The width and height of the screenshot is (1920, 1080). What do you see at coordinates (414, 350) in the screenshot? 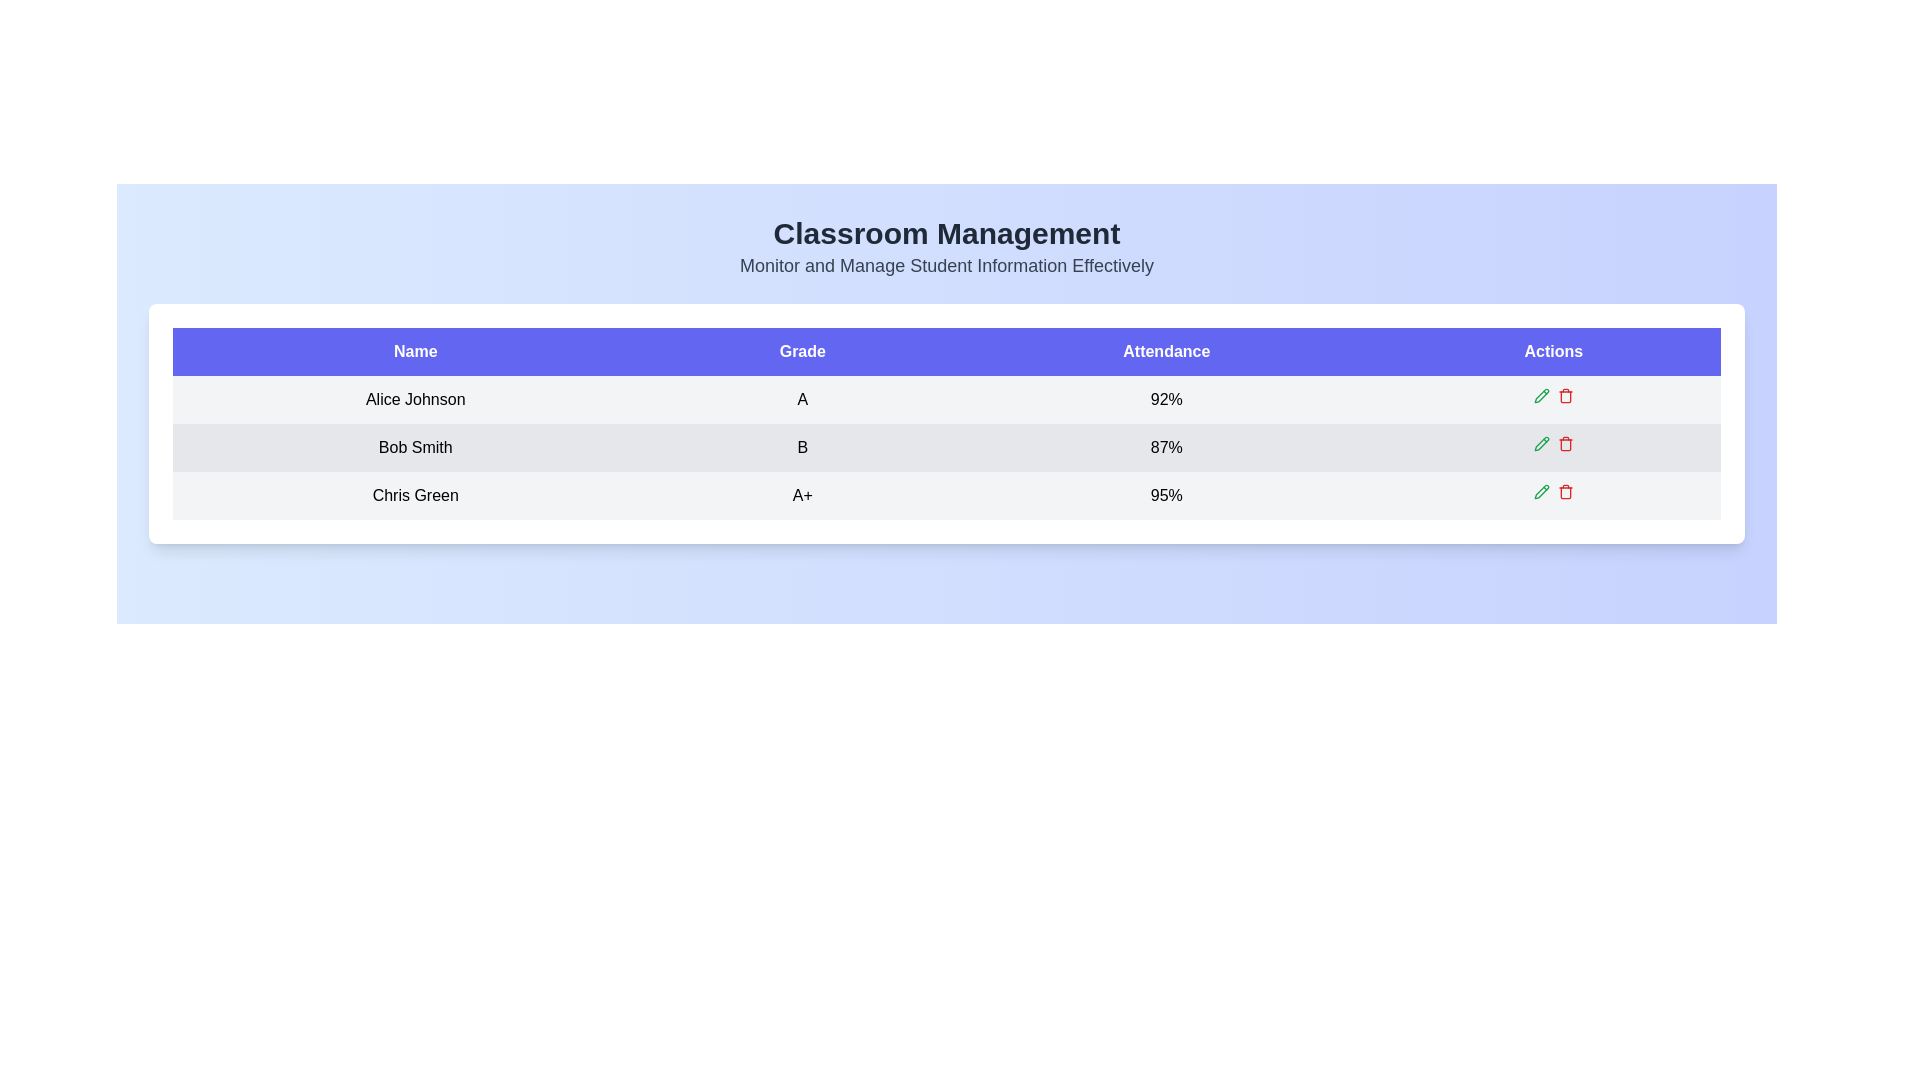
I see `the text content of the 'Name' column header cell, which is the first cell in the header row of the table` at bounding box center [414, 350].